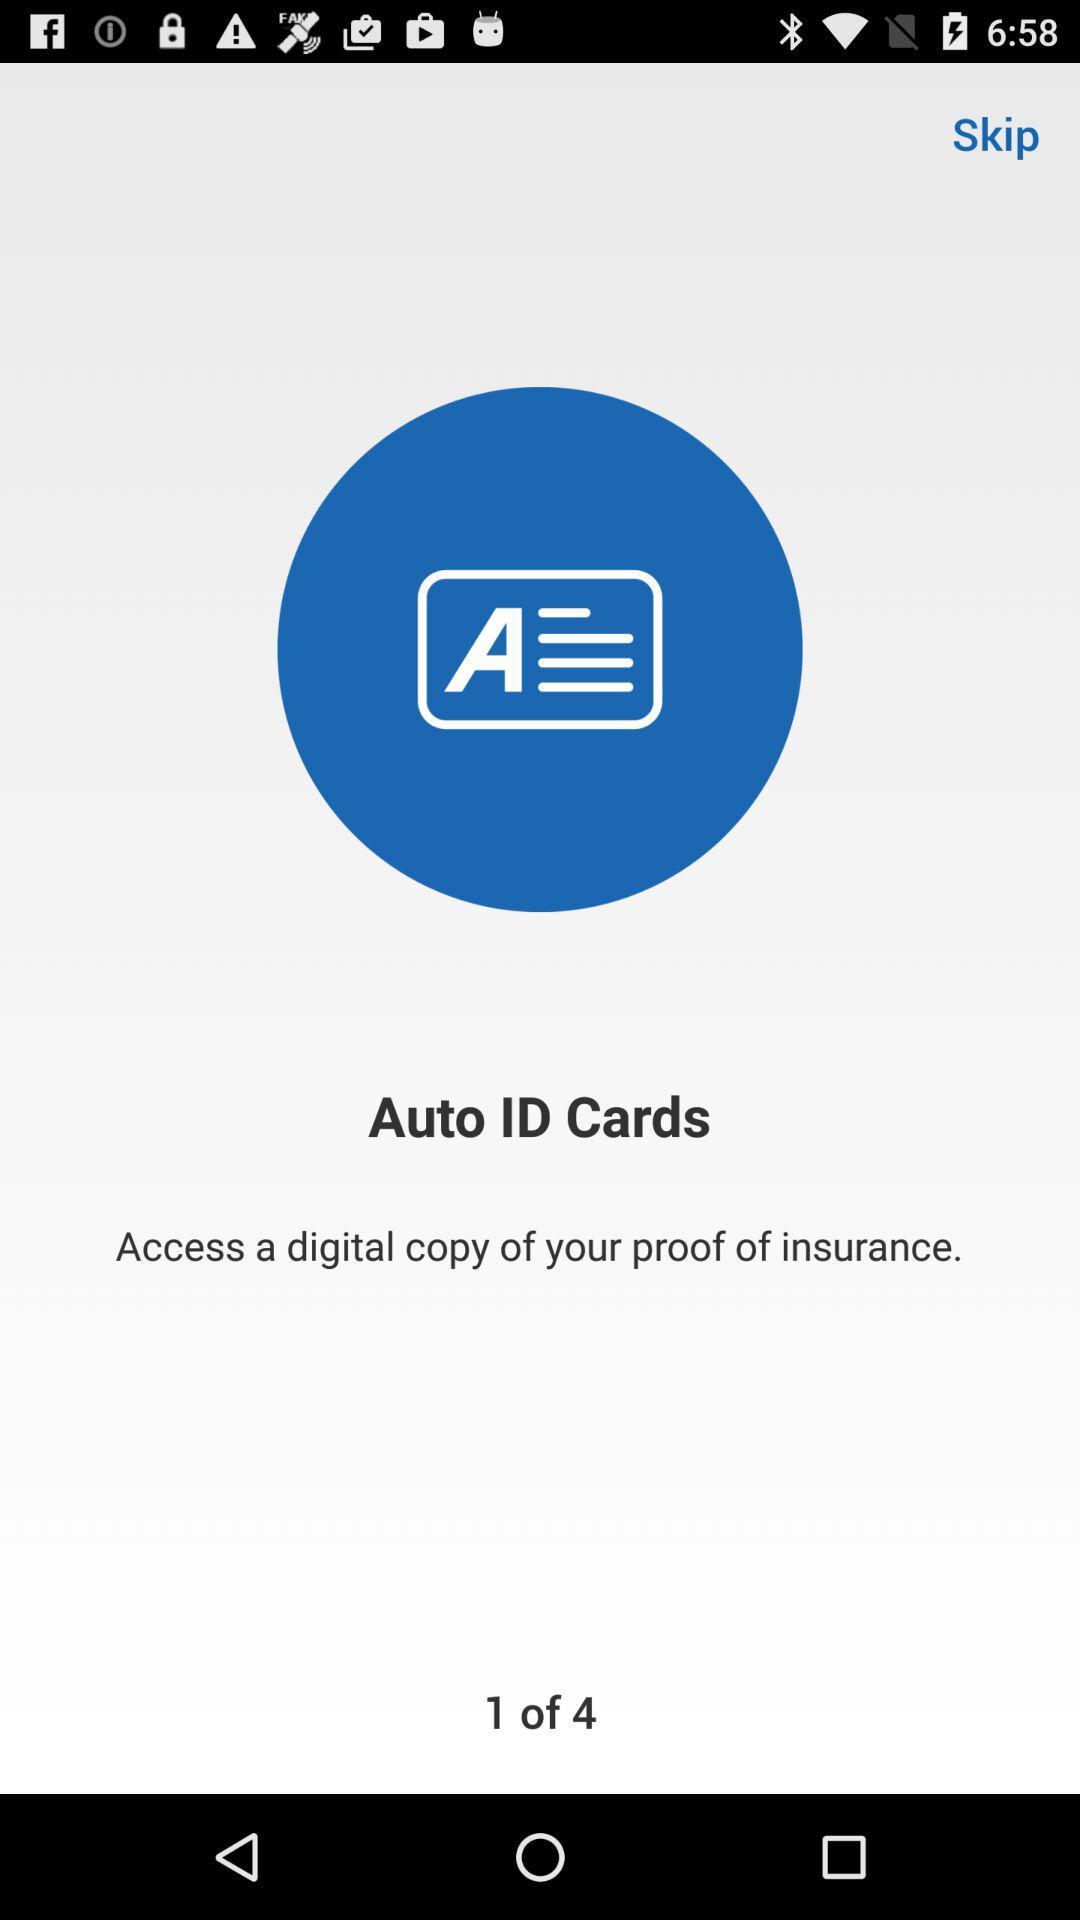 The height and width of the screenshot is (1920, 1080). I want to click on skip at the top right corner, so click(995, 132).